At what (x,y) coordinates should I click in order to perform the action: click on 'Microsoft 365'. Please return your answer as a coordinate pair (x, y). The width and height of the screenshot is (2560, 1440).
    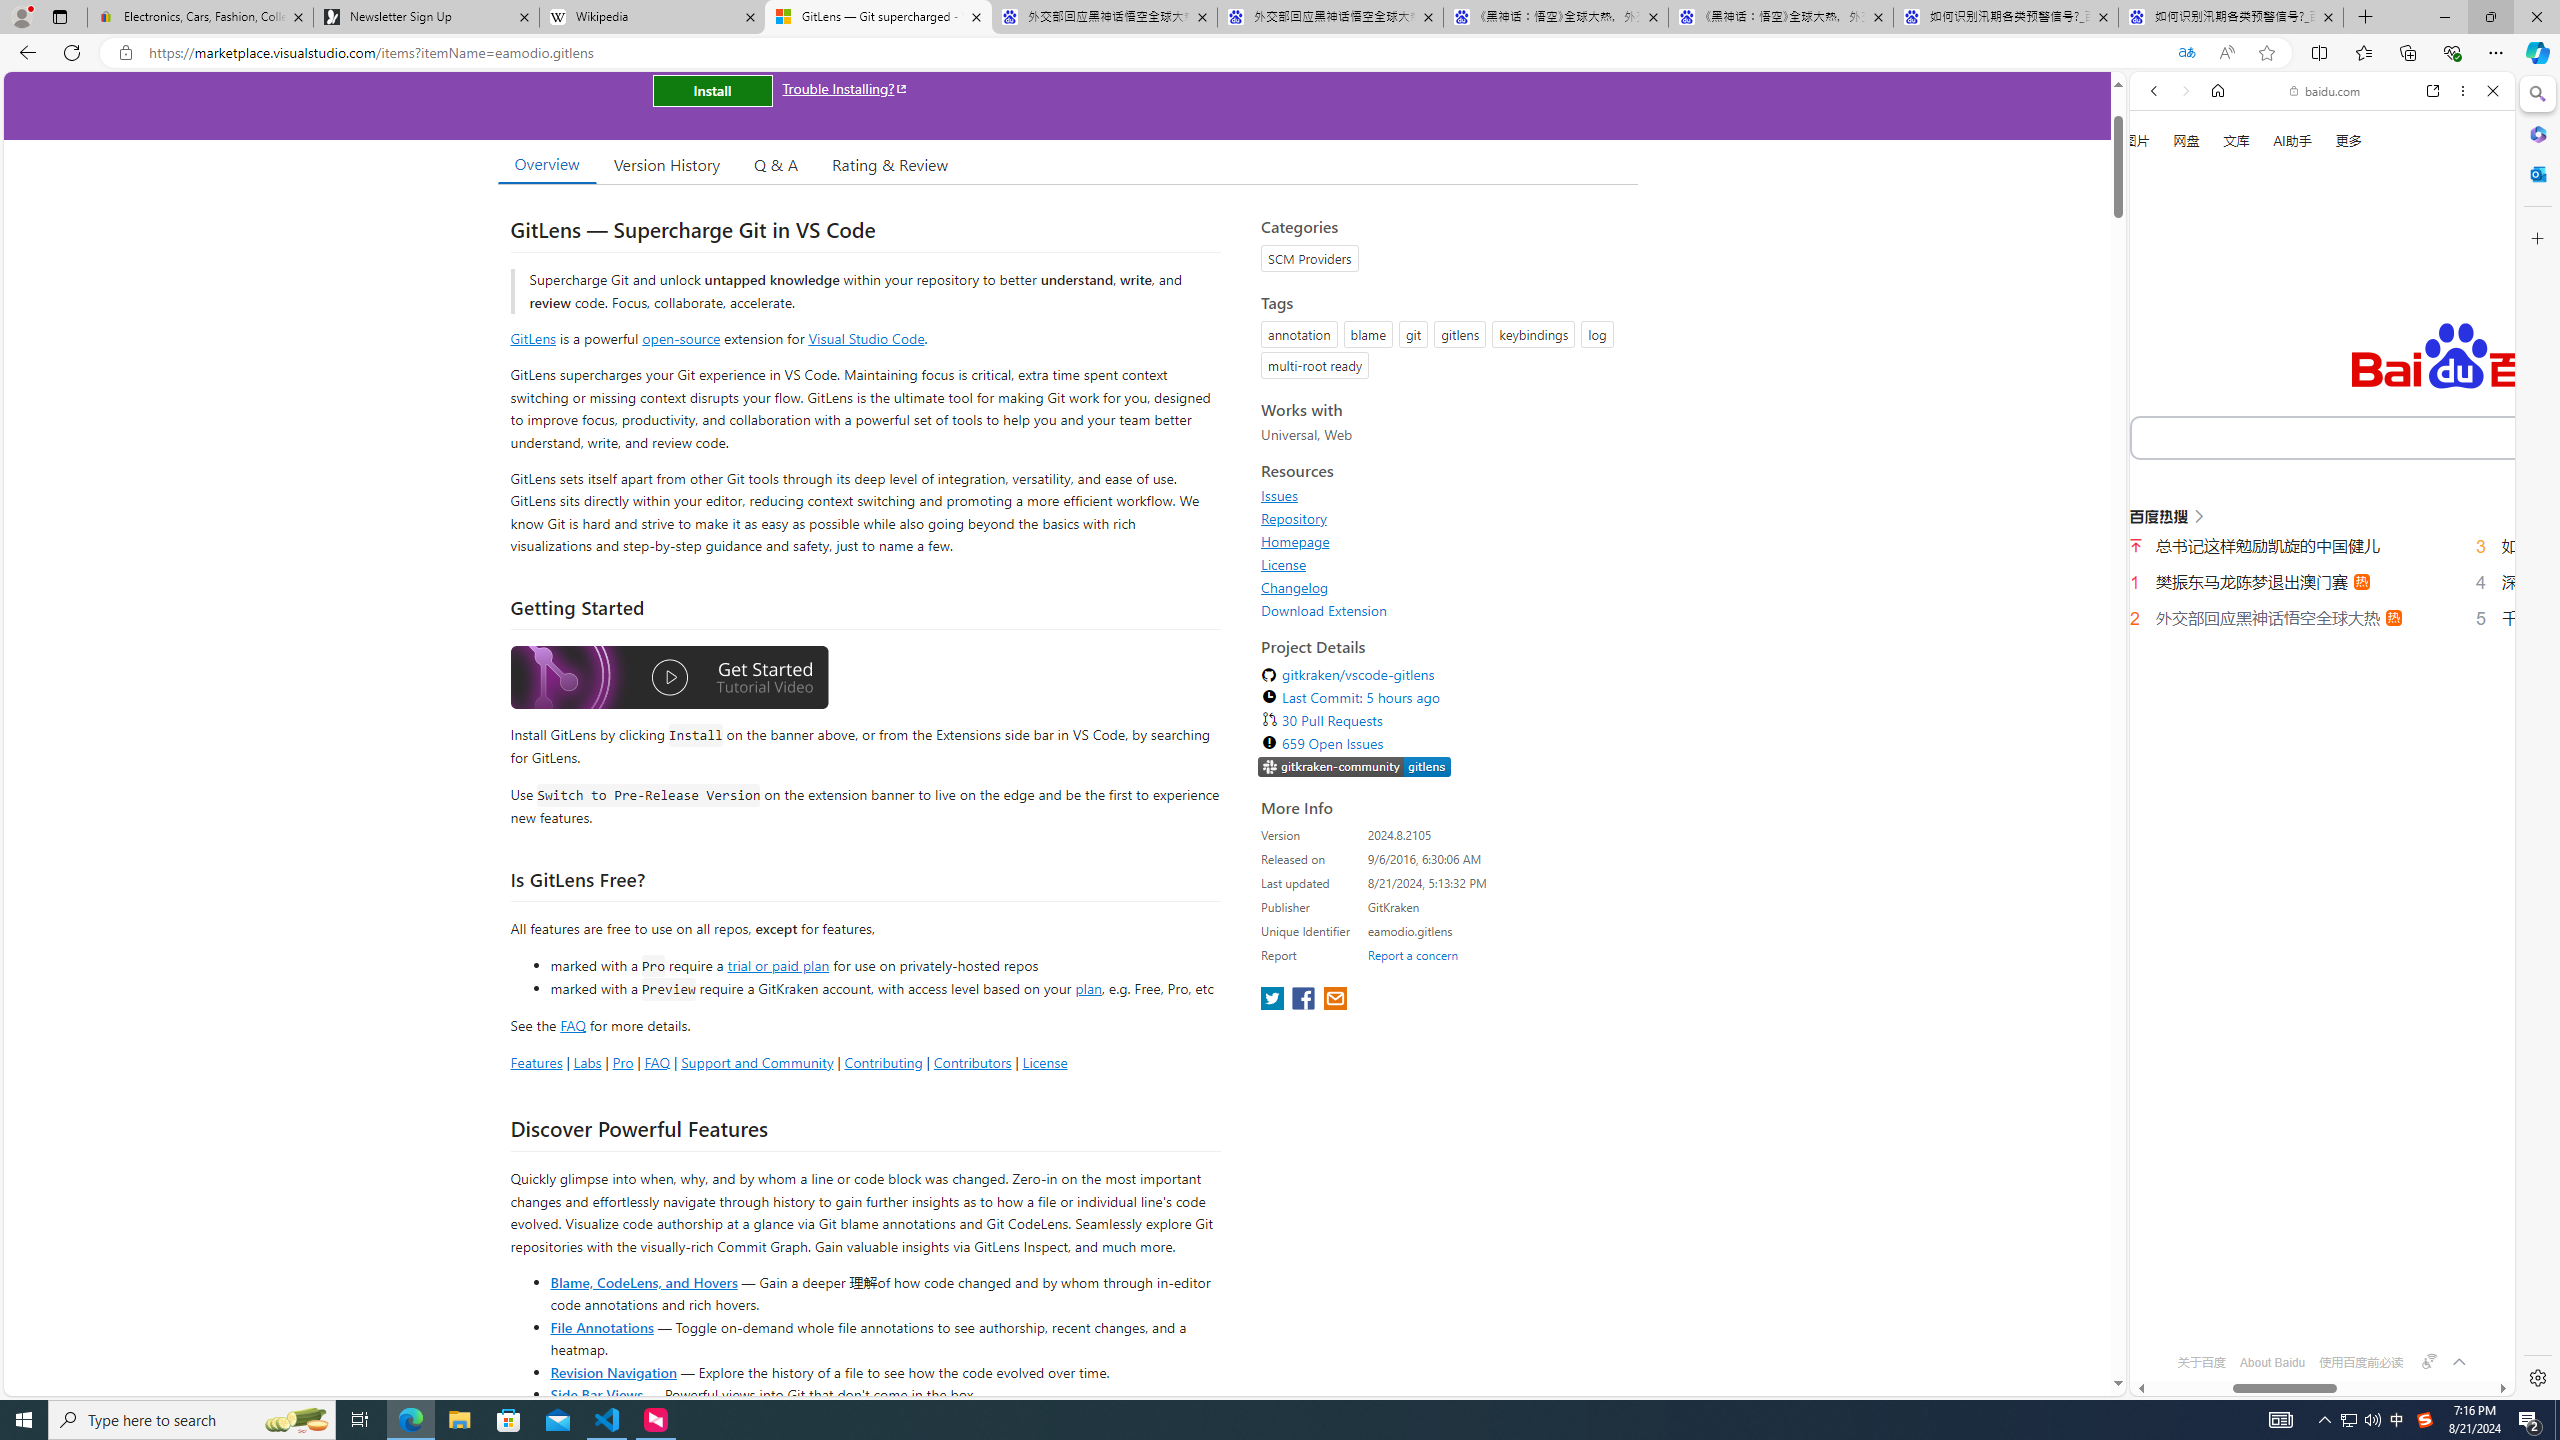
    Looking at the image, I should click on (2535, 134).